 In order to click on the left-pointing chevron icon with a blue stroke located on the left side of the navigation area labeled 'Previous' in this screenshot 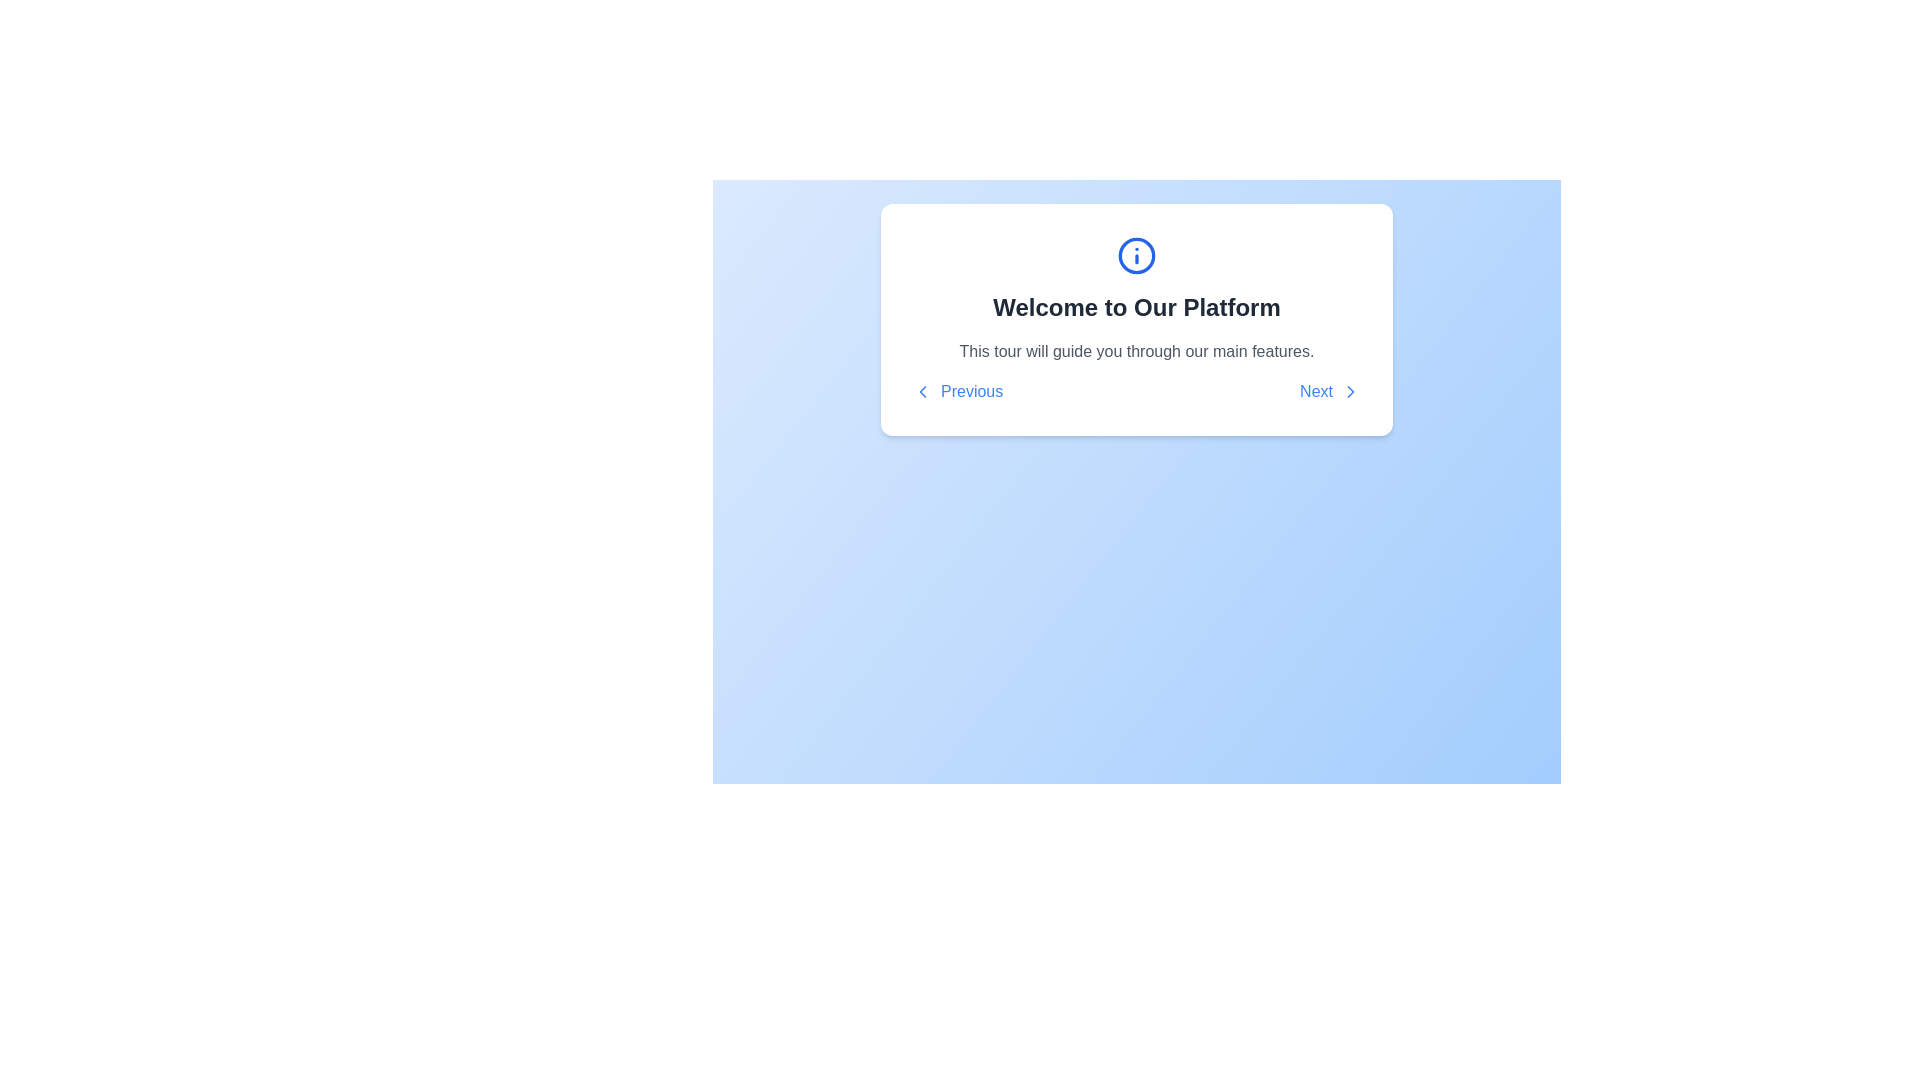, I will do `click(921, 392)`.